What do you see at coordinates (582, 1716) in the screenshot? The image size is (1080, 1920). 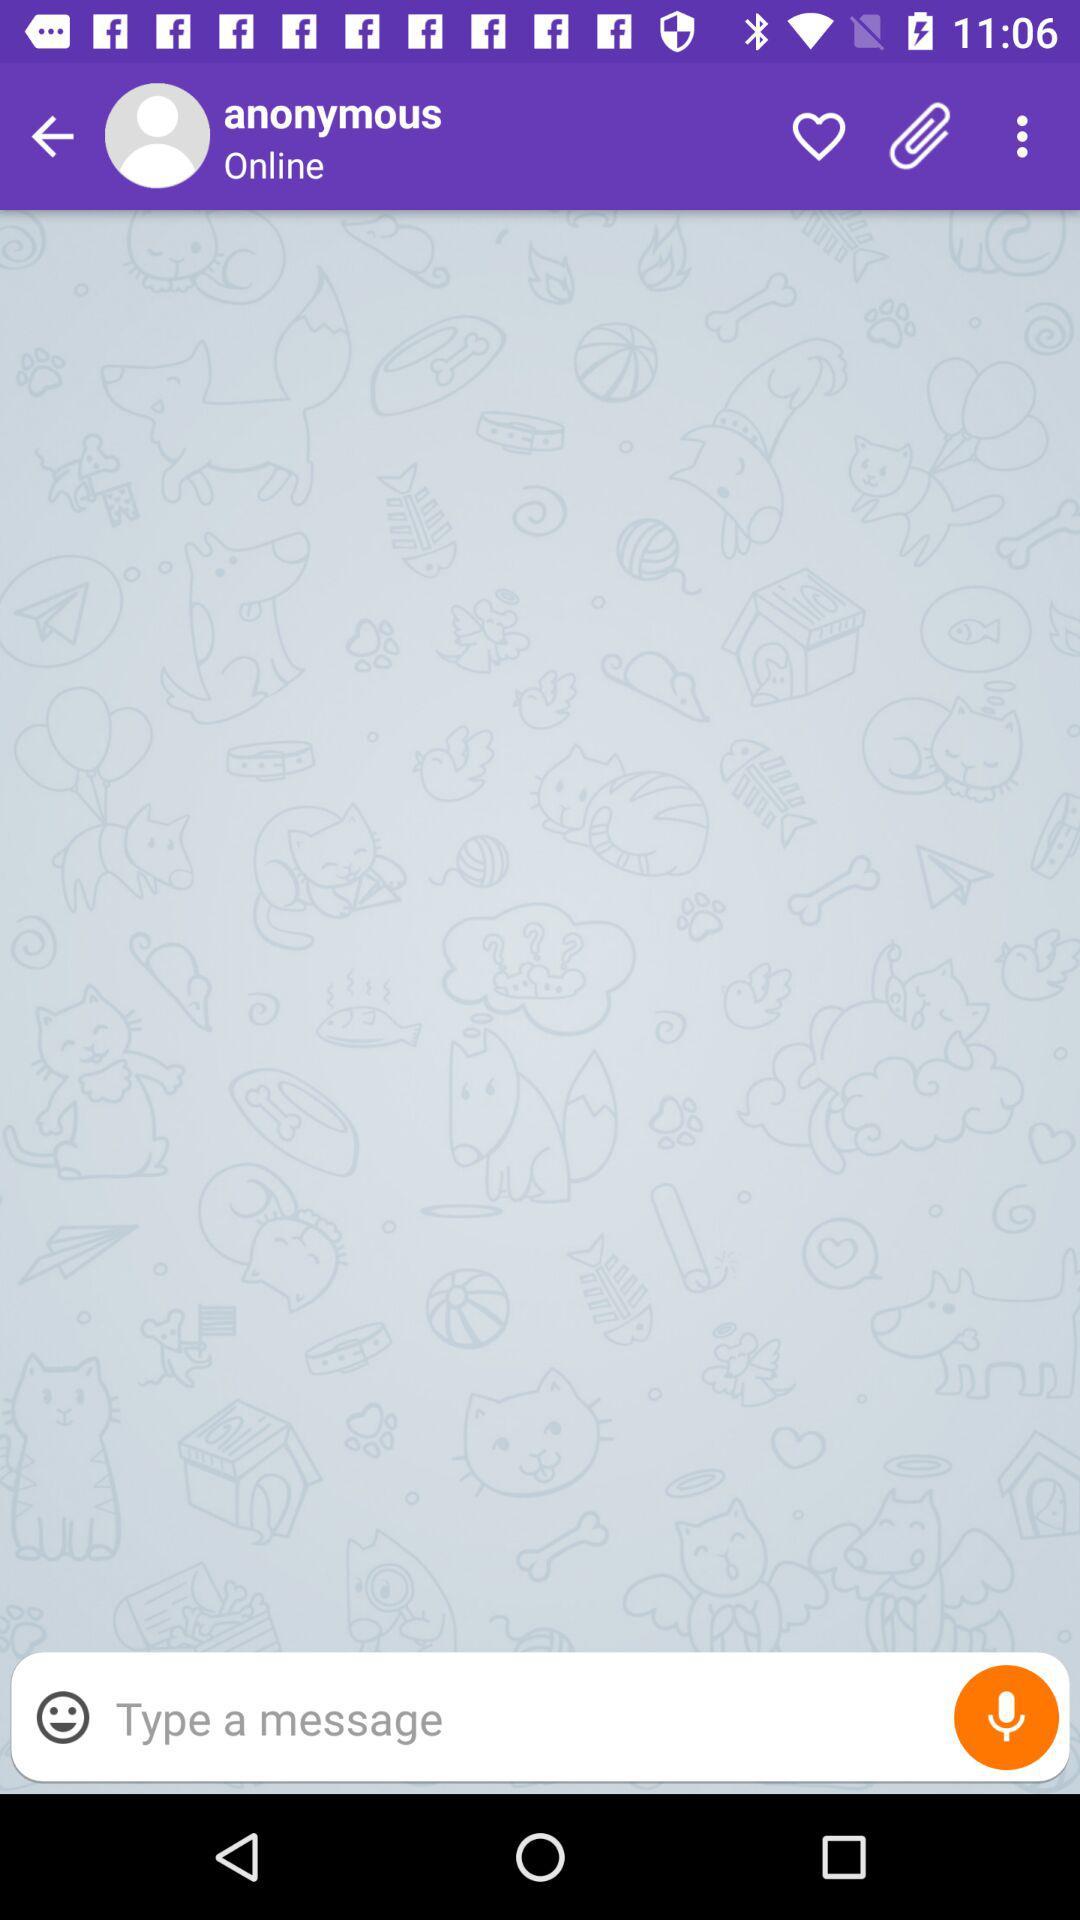 I see `start chat` at bounding box center [582, 1716].